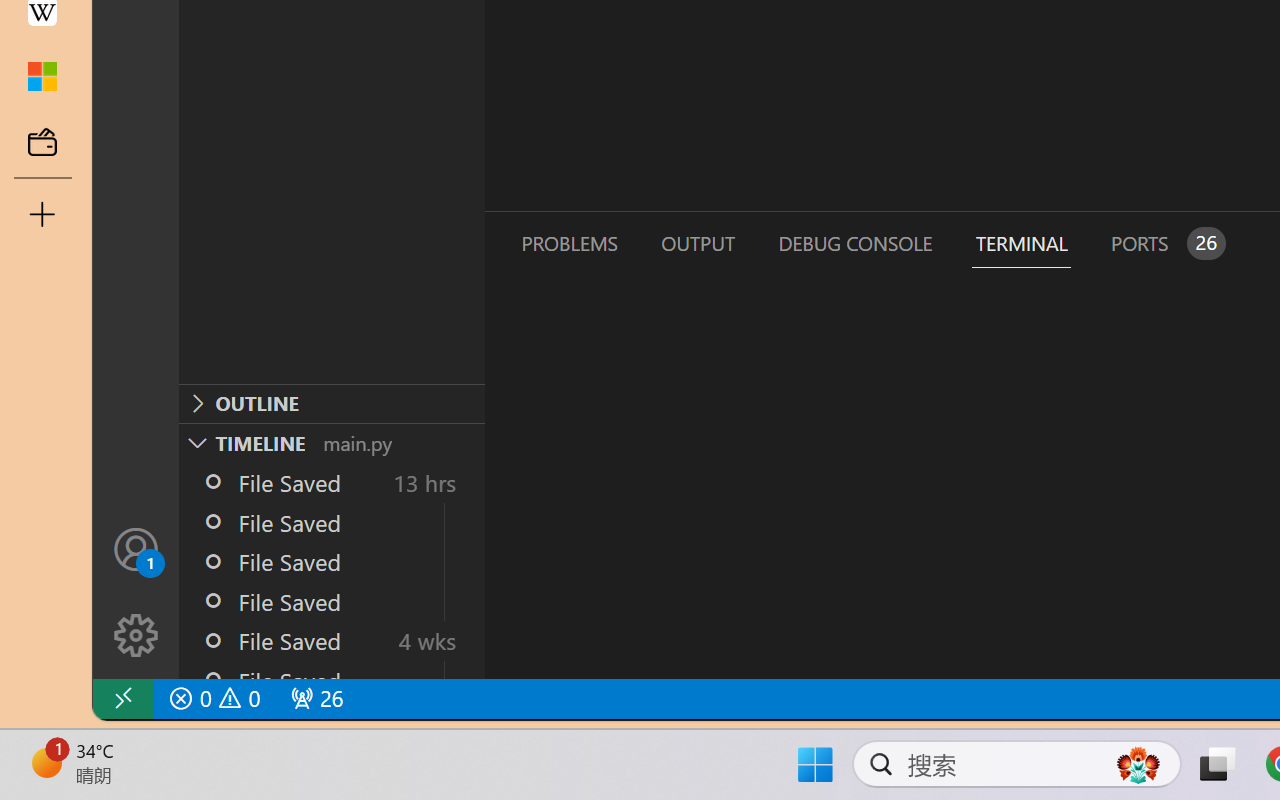  What do you see at coordinates (567, 242) in the screenshot?
I see `'Problems (Ctrl+Shift+M)'` at bounding box center [567, 242].